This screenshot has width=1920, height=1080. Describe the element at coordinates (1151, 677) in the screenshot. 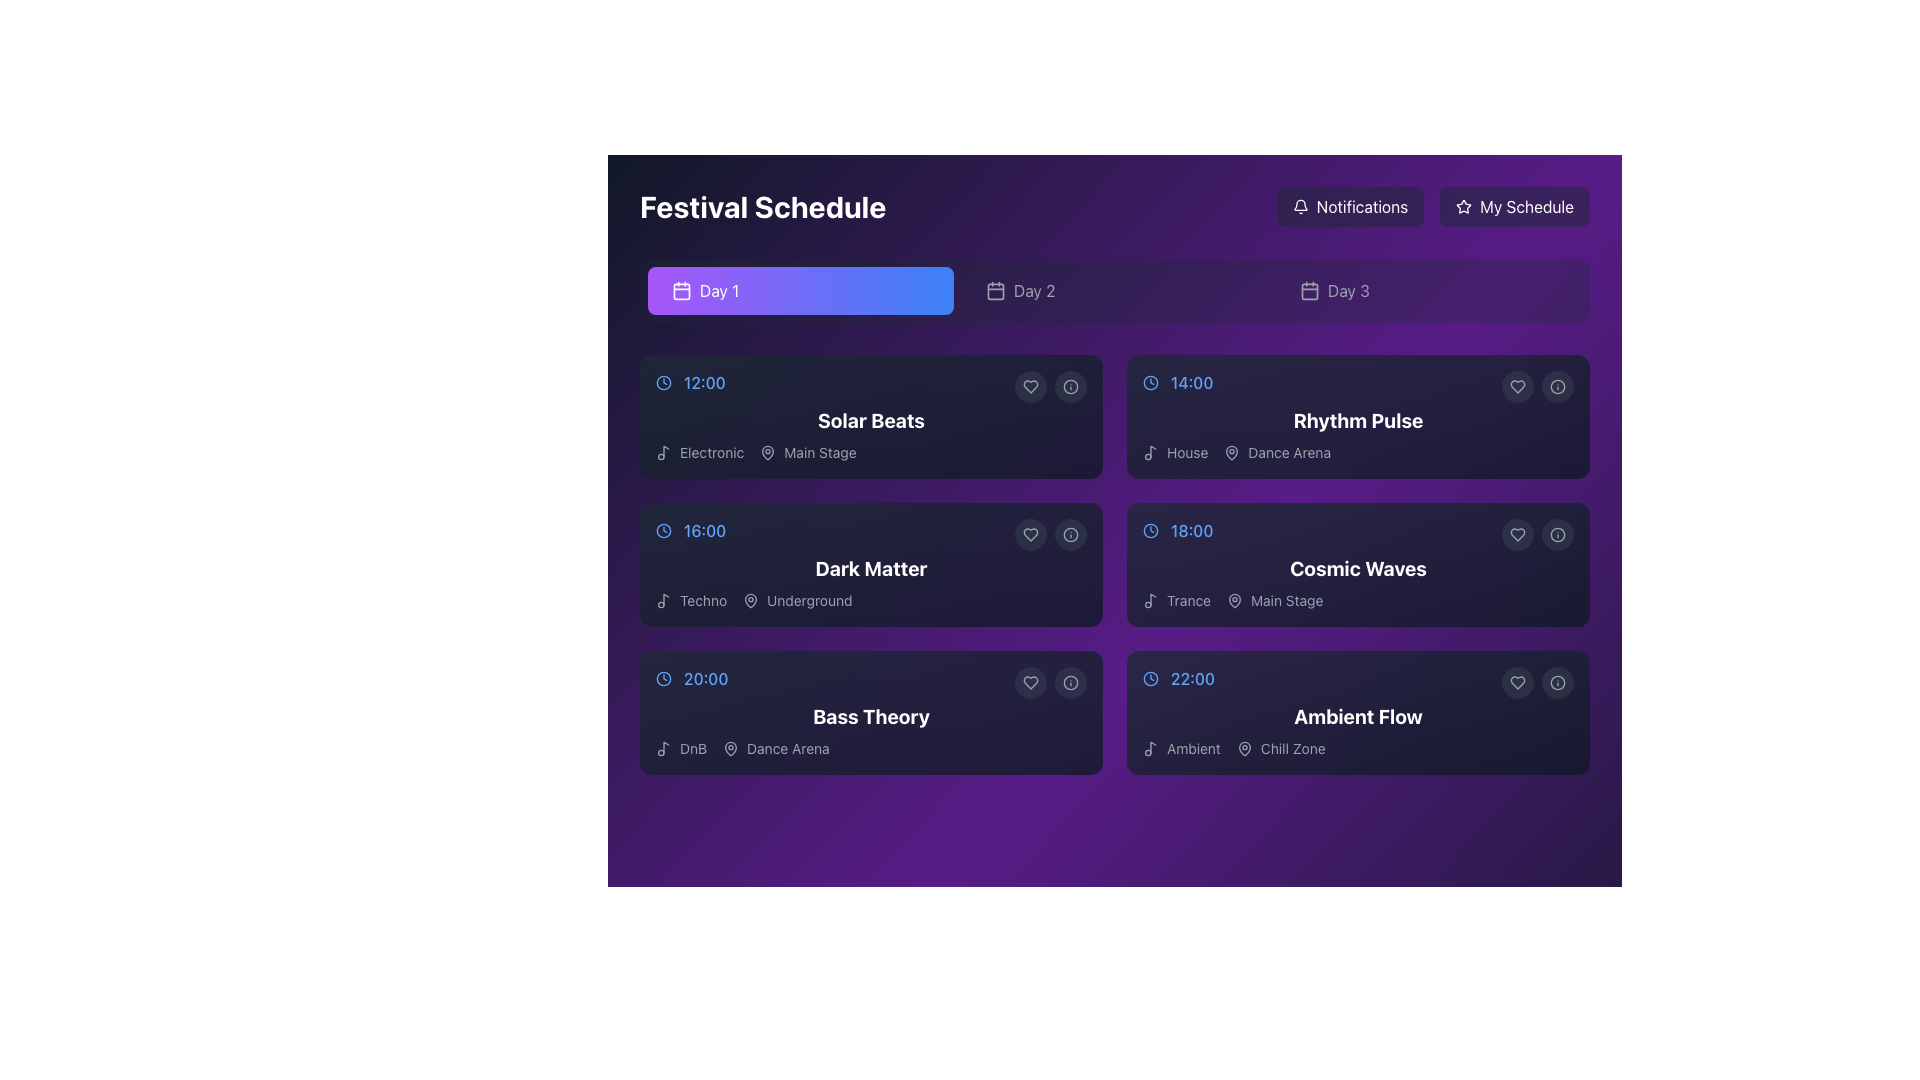

I see `the clock icon located in the top-left corner of the '22:00' time label` at that location.